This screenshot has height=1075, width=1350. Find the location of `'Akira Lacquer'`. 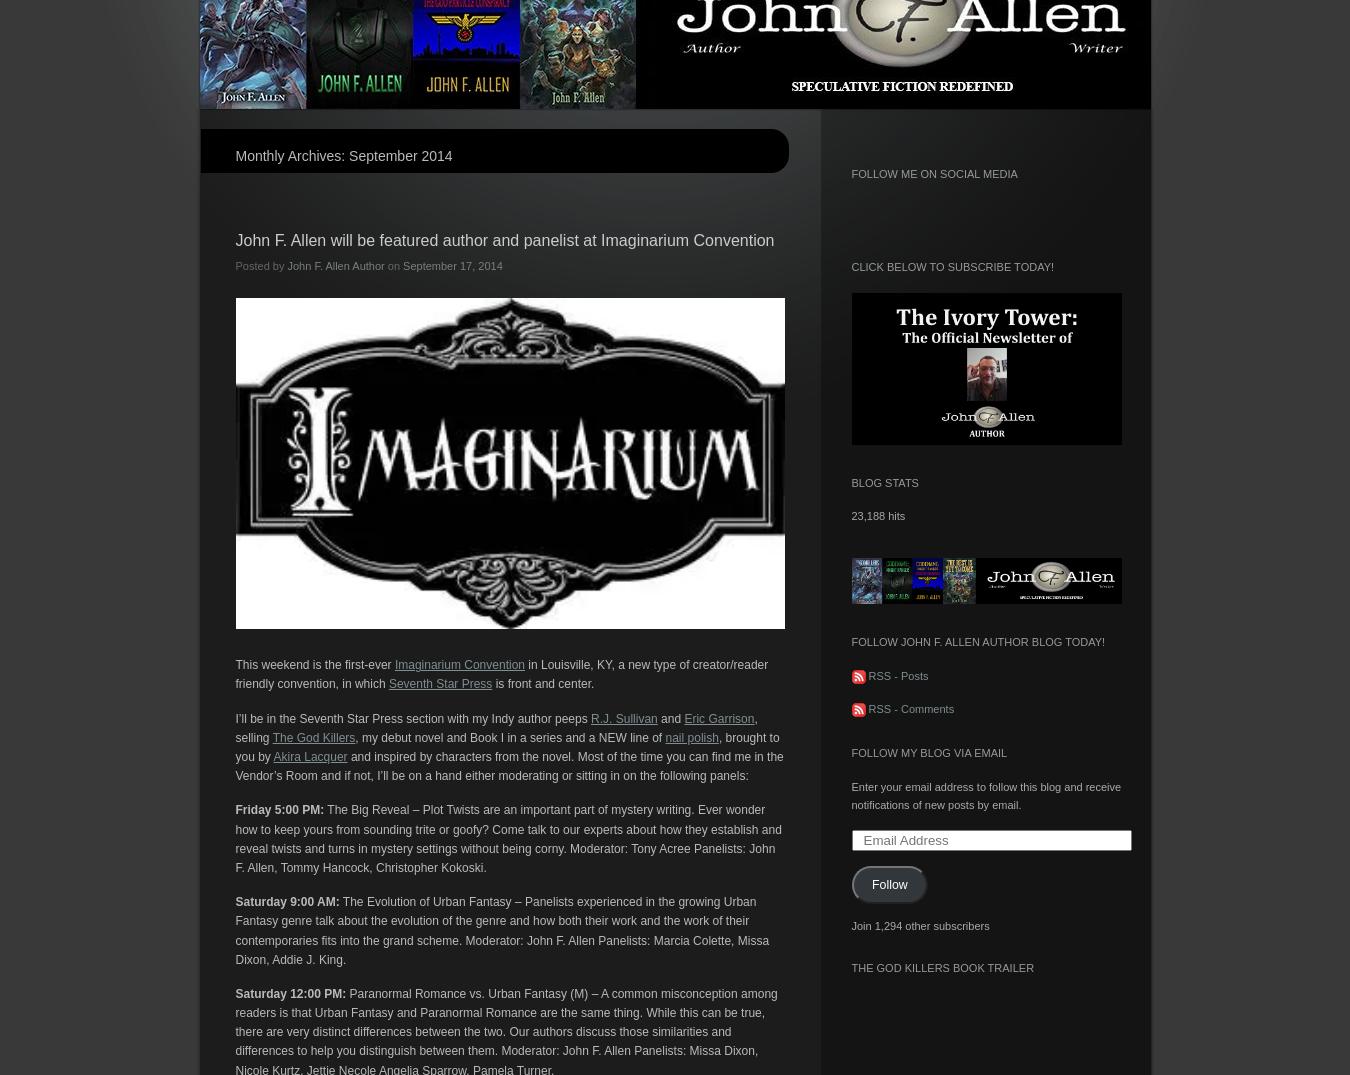

'Akira Lacquer' is located at coordinates (308, 757).